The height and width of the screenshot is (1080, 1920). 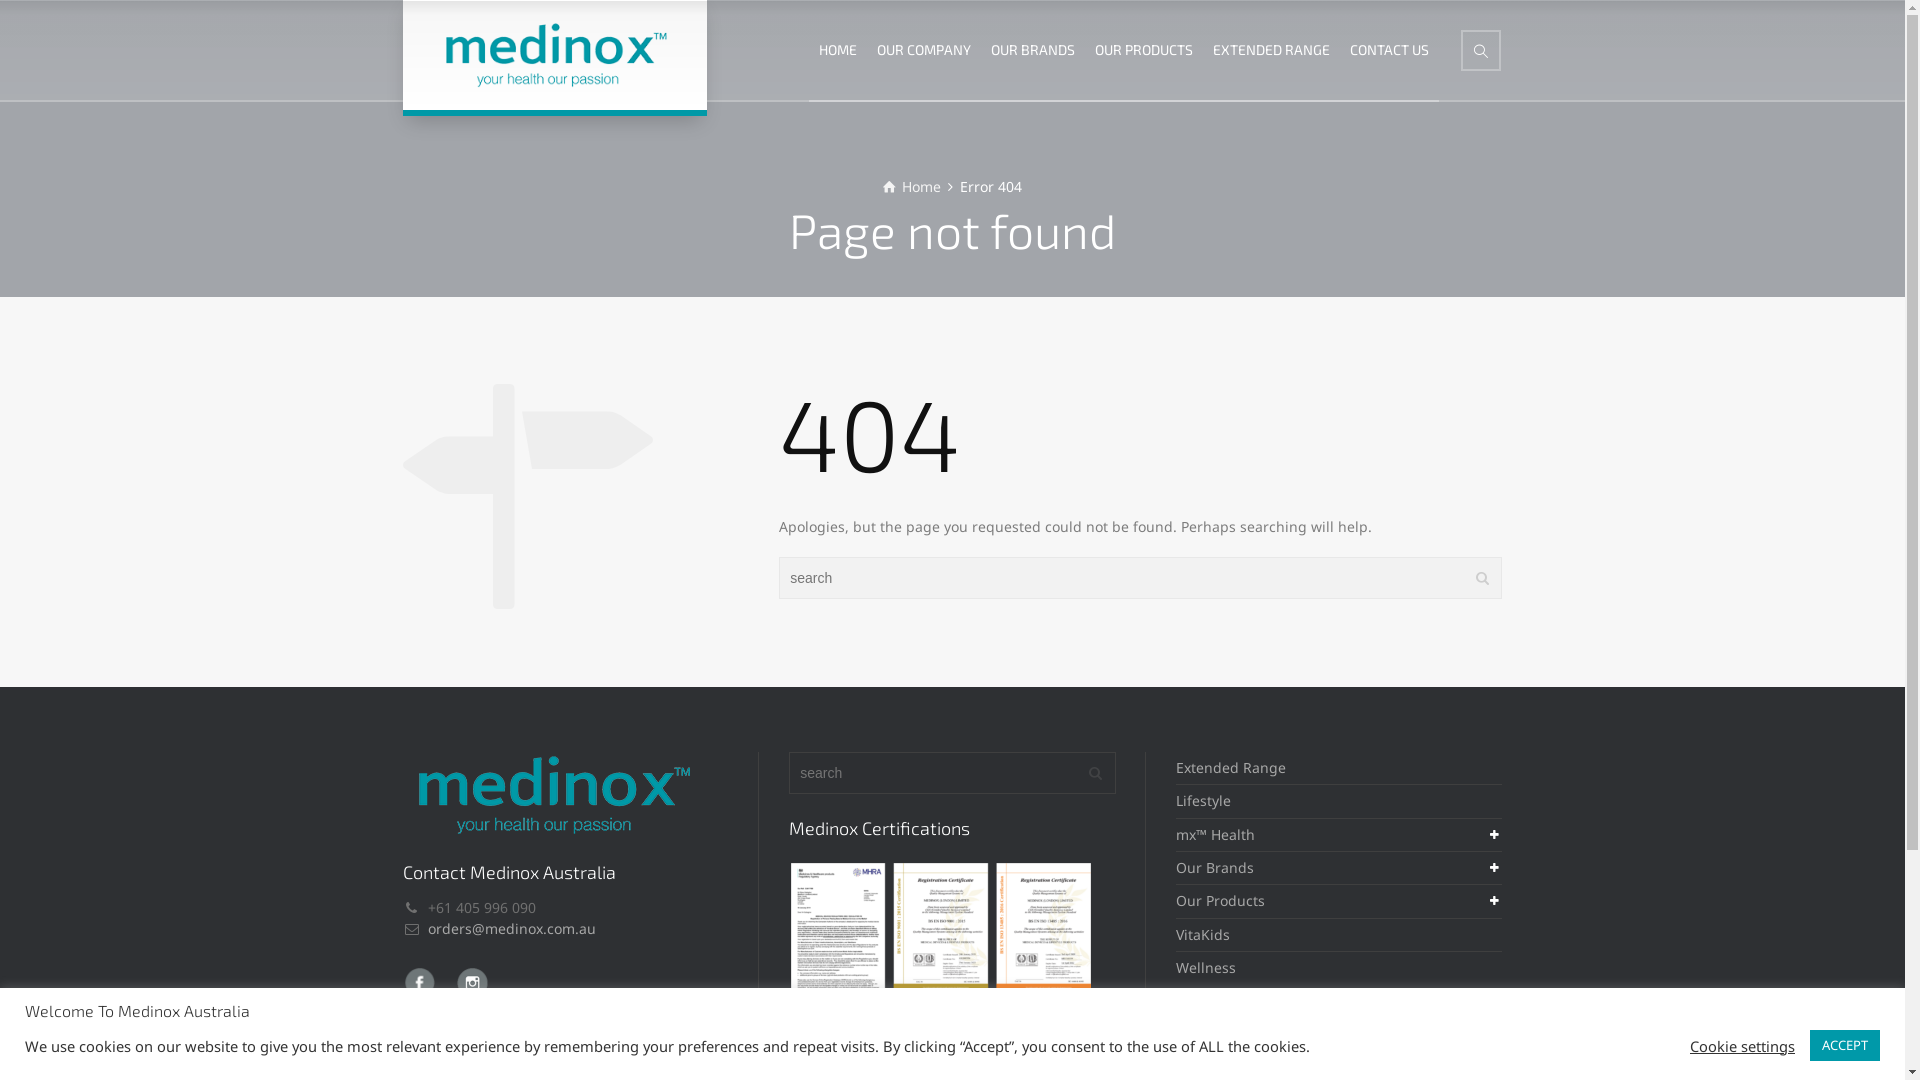 I want to click on 'CONTACT US', so click(x=1388, y=49).